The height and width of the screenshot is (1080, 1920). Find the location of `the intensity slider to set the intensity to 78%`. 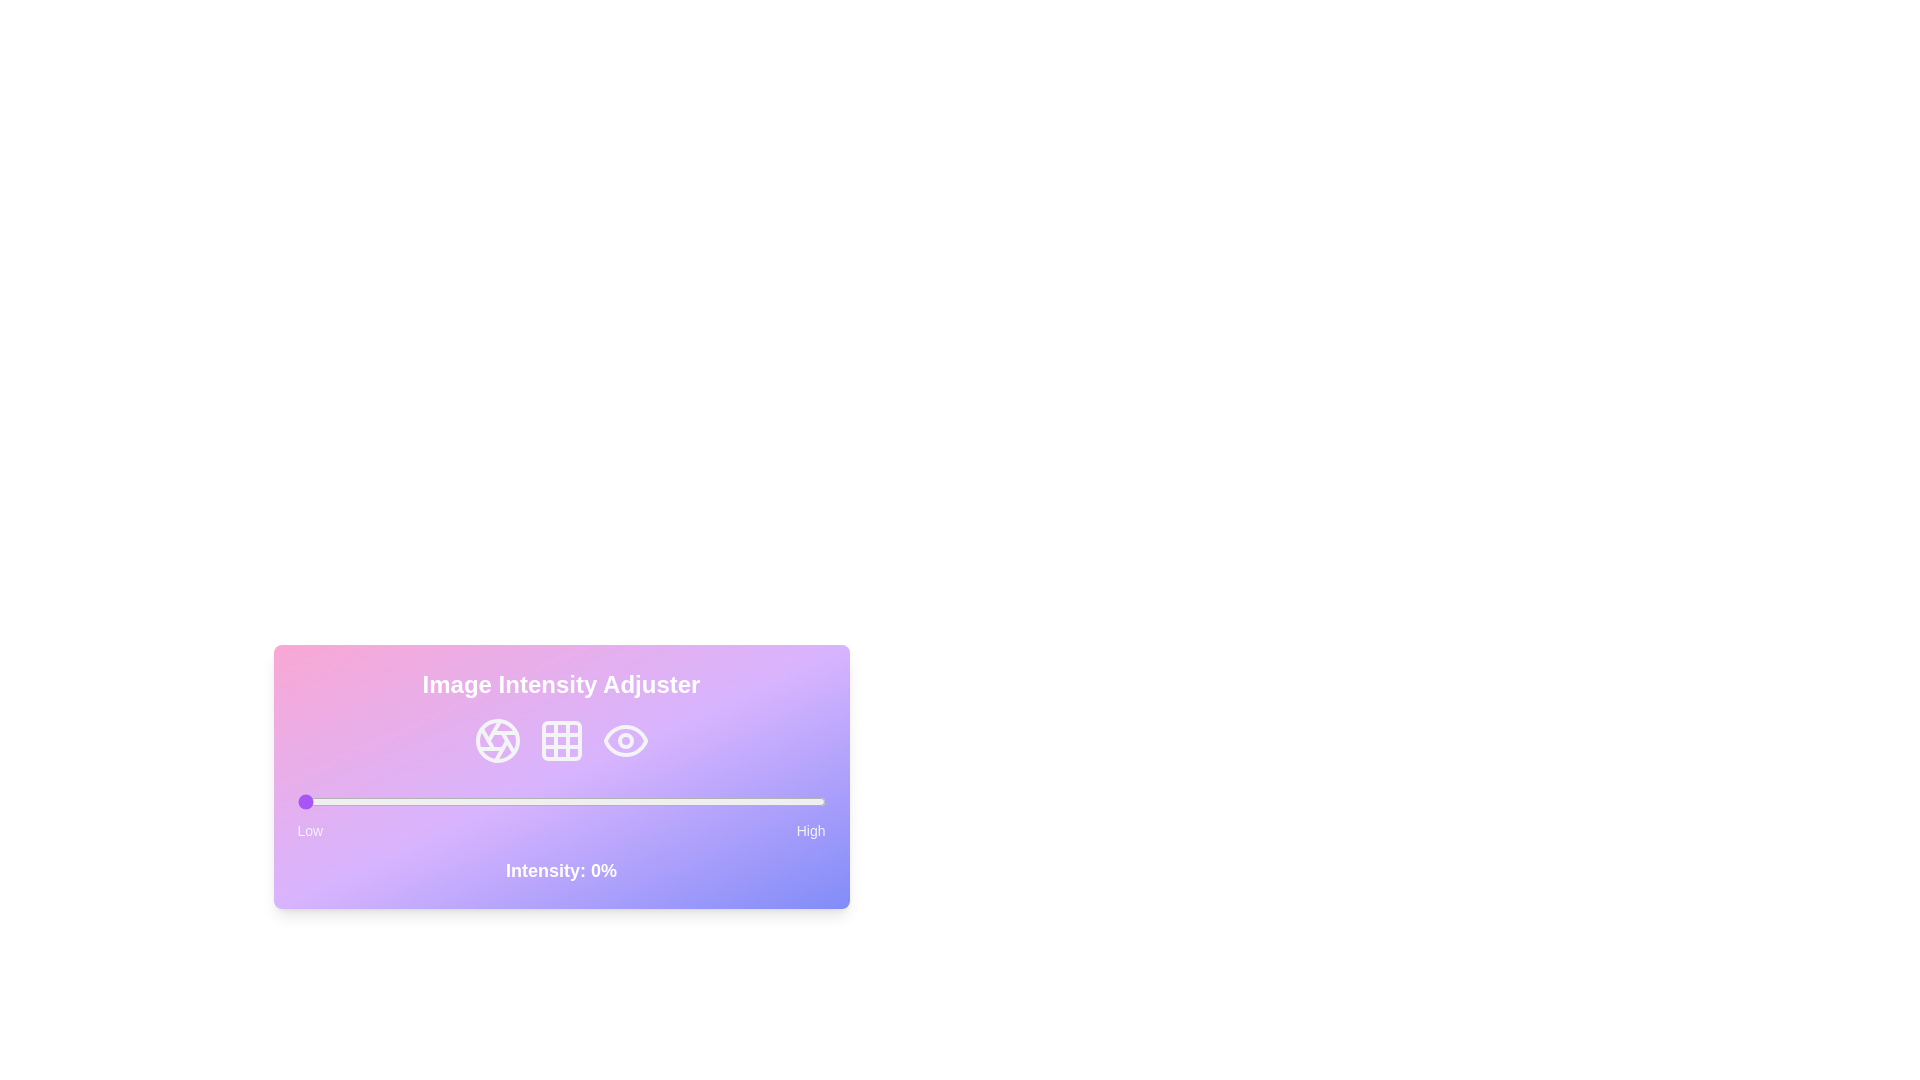

the intensity slider to set the intensity to 78% is located at coordinates (709, 801).